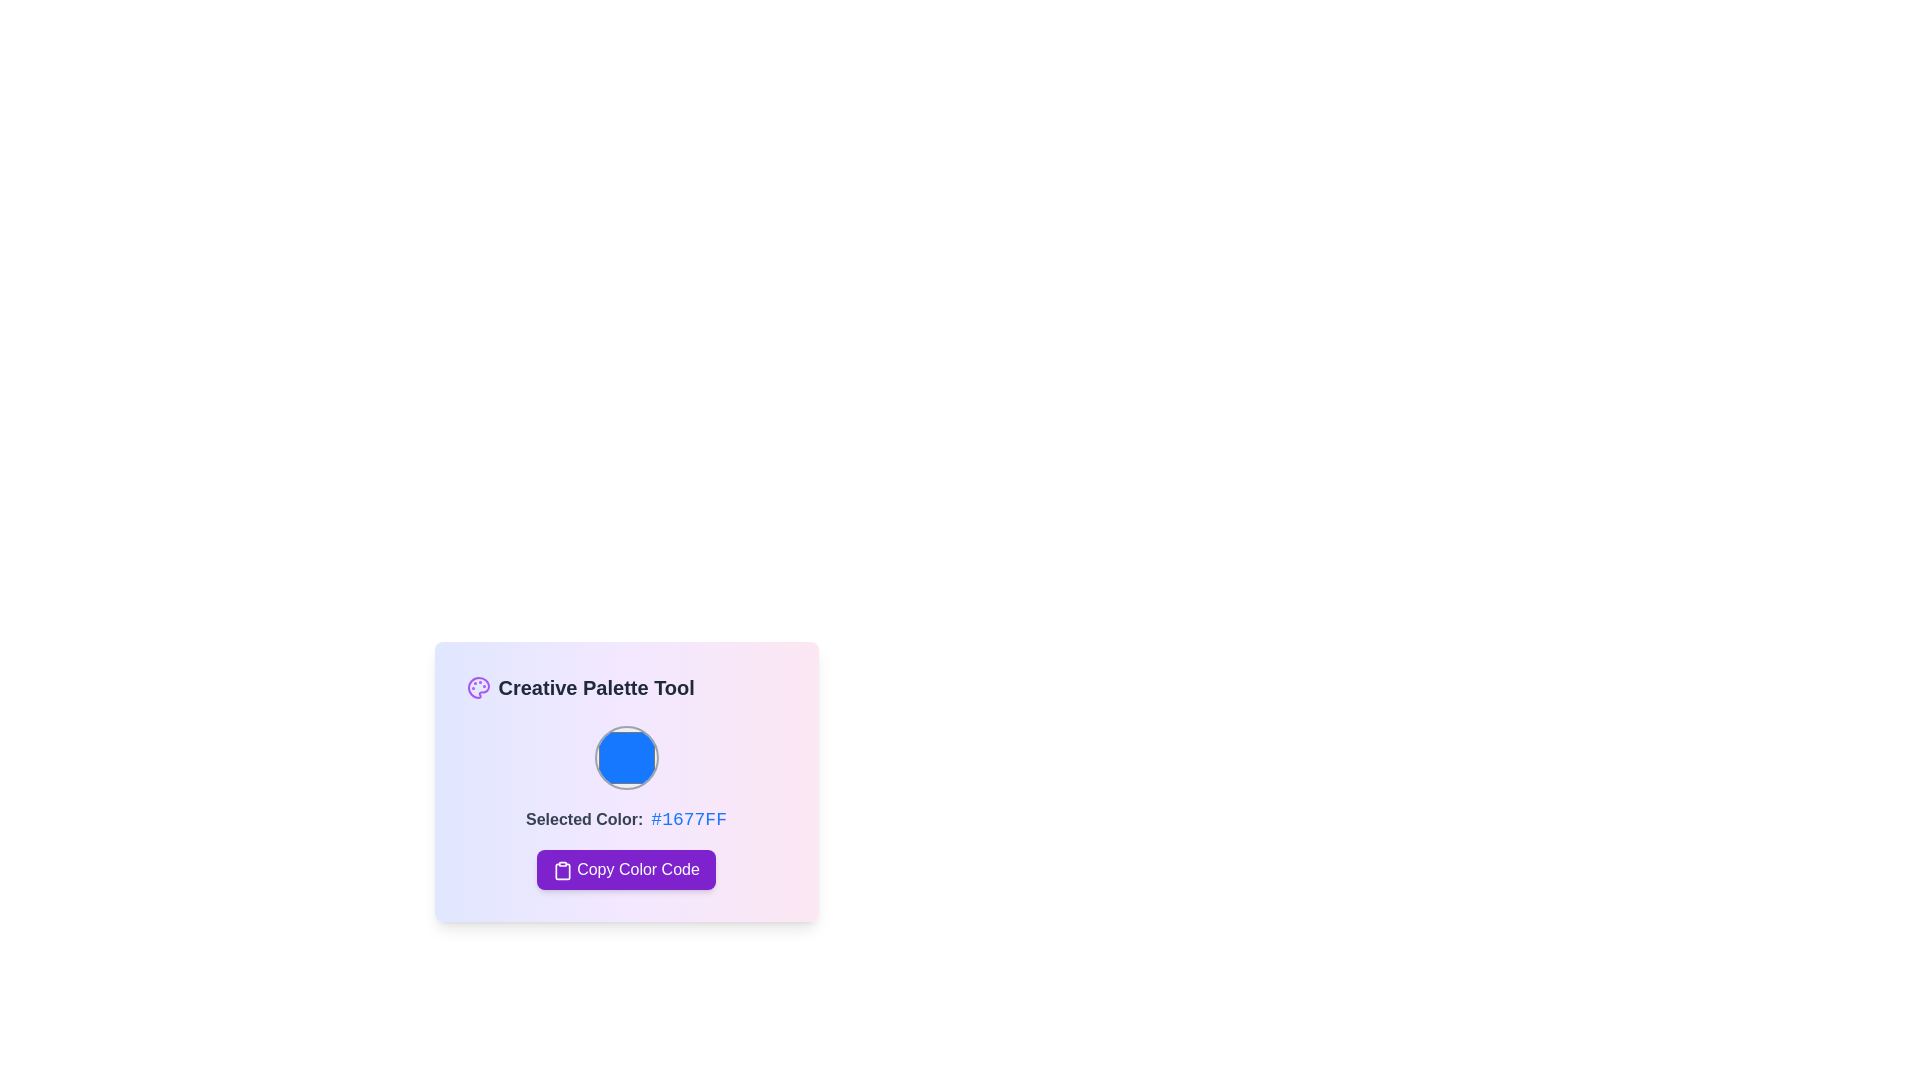 The height and width of the screenshot is (1080, 1920). Describe the element at coordinates (625, 758) in the screenshot. I see `the bright blue circular color selection indicator element with a gray border that is highlighted for interactivity` at that location.